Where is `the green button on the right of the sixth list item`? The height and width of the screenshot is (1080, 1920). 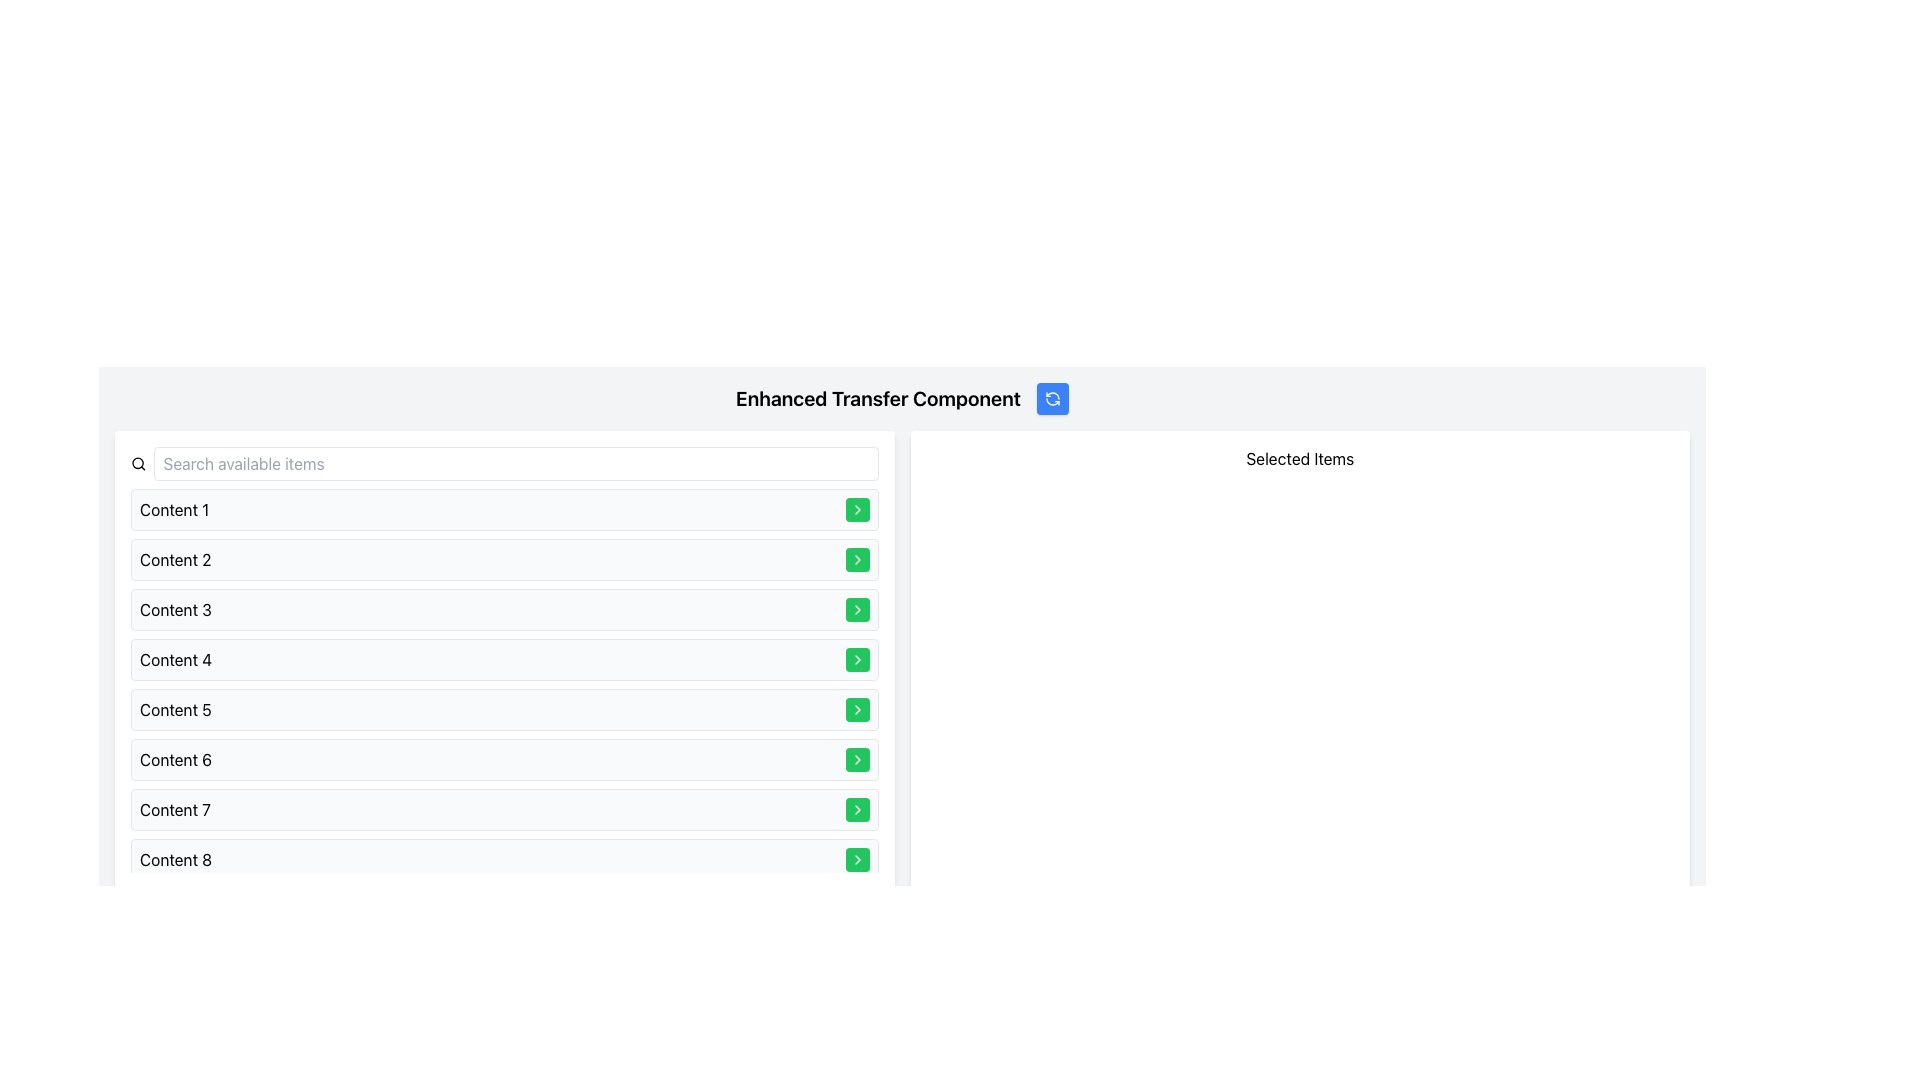 the green button on the right of the sixth list item is located at coordinates (504, 759).